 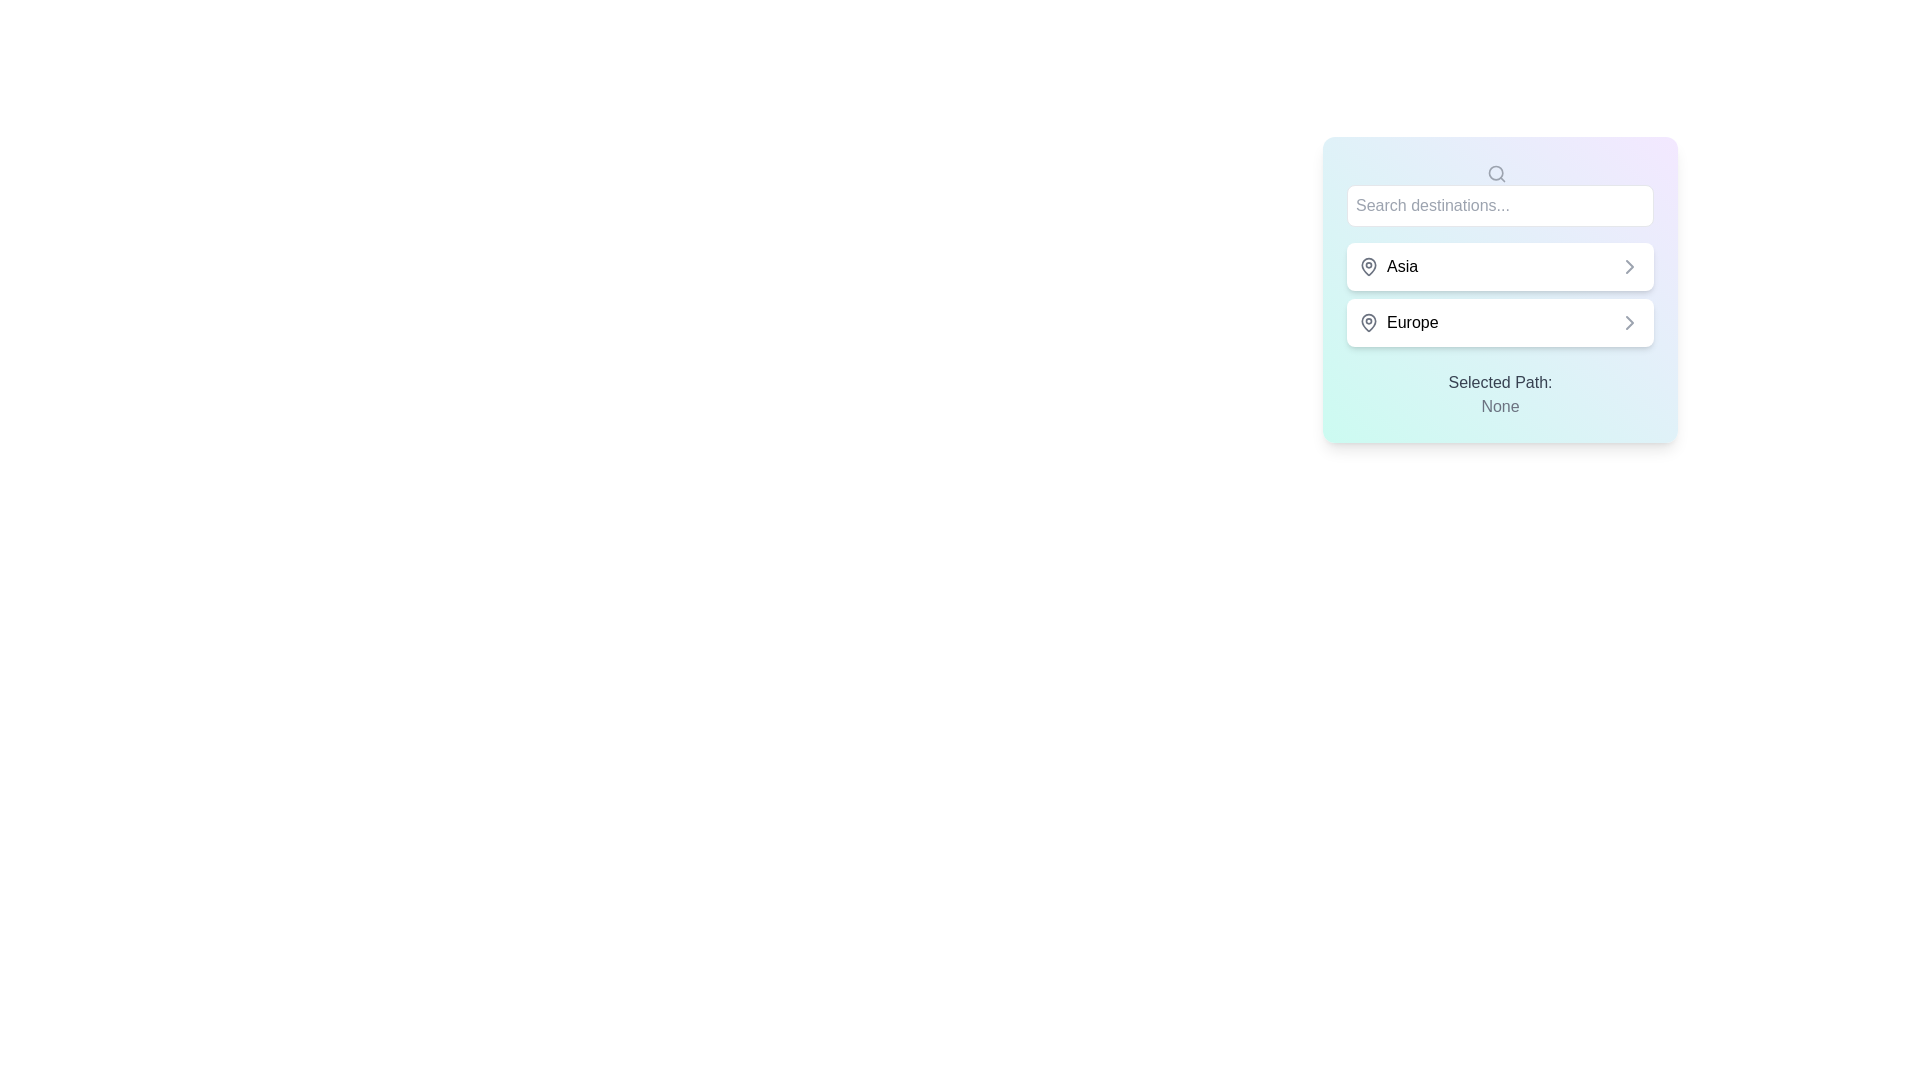 What do you see at coordinates (1499, 322) in the screenshot?
I see `the 'Europe' button in the dropdown list` at bounding box center [1499, 322].